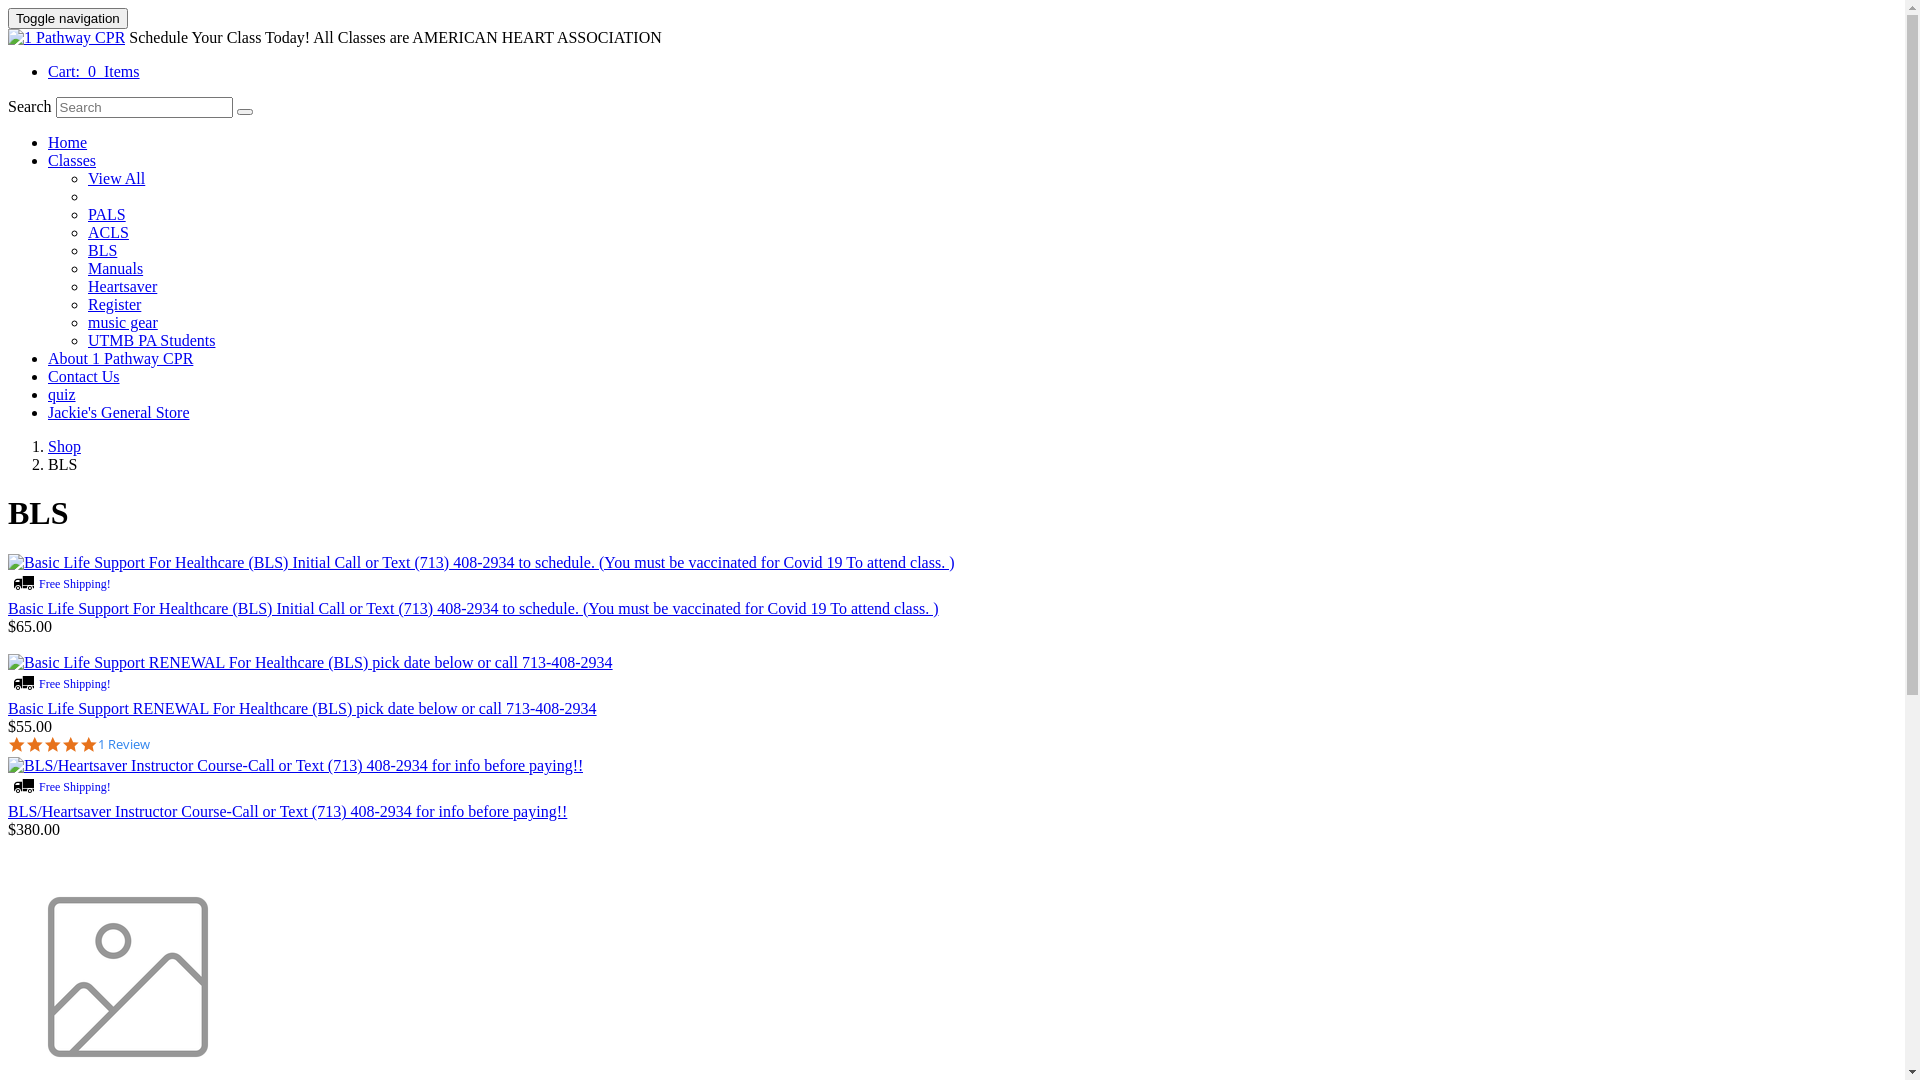 The height and width of the screenshot is (1080, 1920). What do you see at coordinates (113, 304) in the screenshot?
I see `'Register'` at bounding box center [113, 304].